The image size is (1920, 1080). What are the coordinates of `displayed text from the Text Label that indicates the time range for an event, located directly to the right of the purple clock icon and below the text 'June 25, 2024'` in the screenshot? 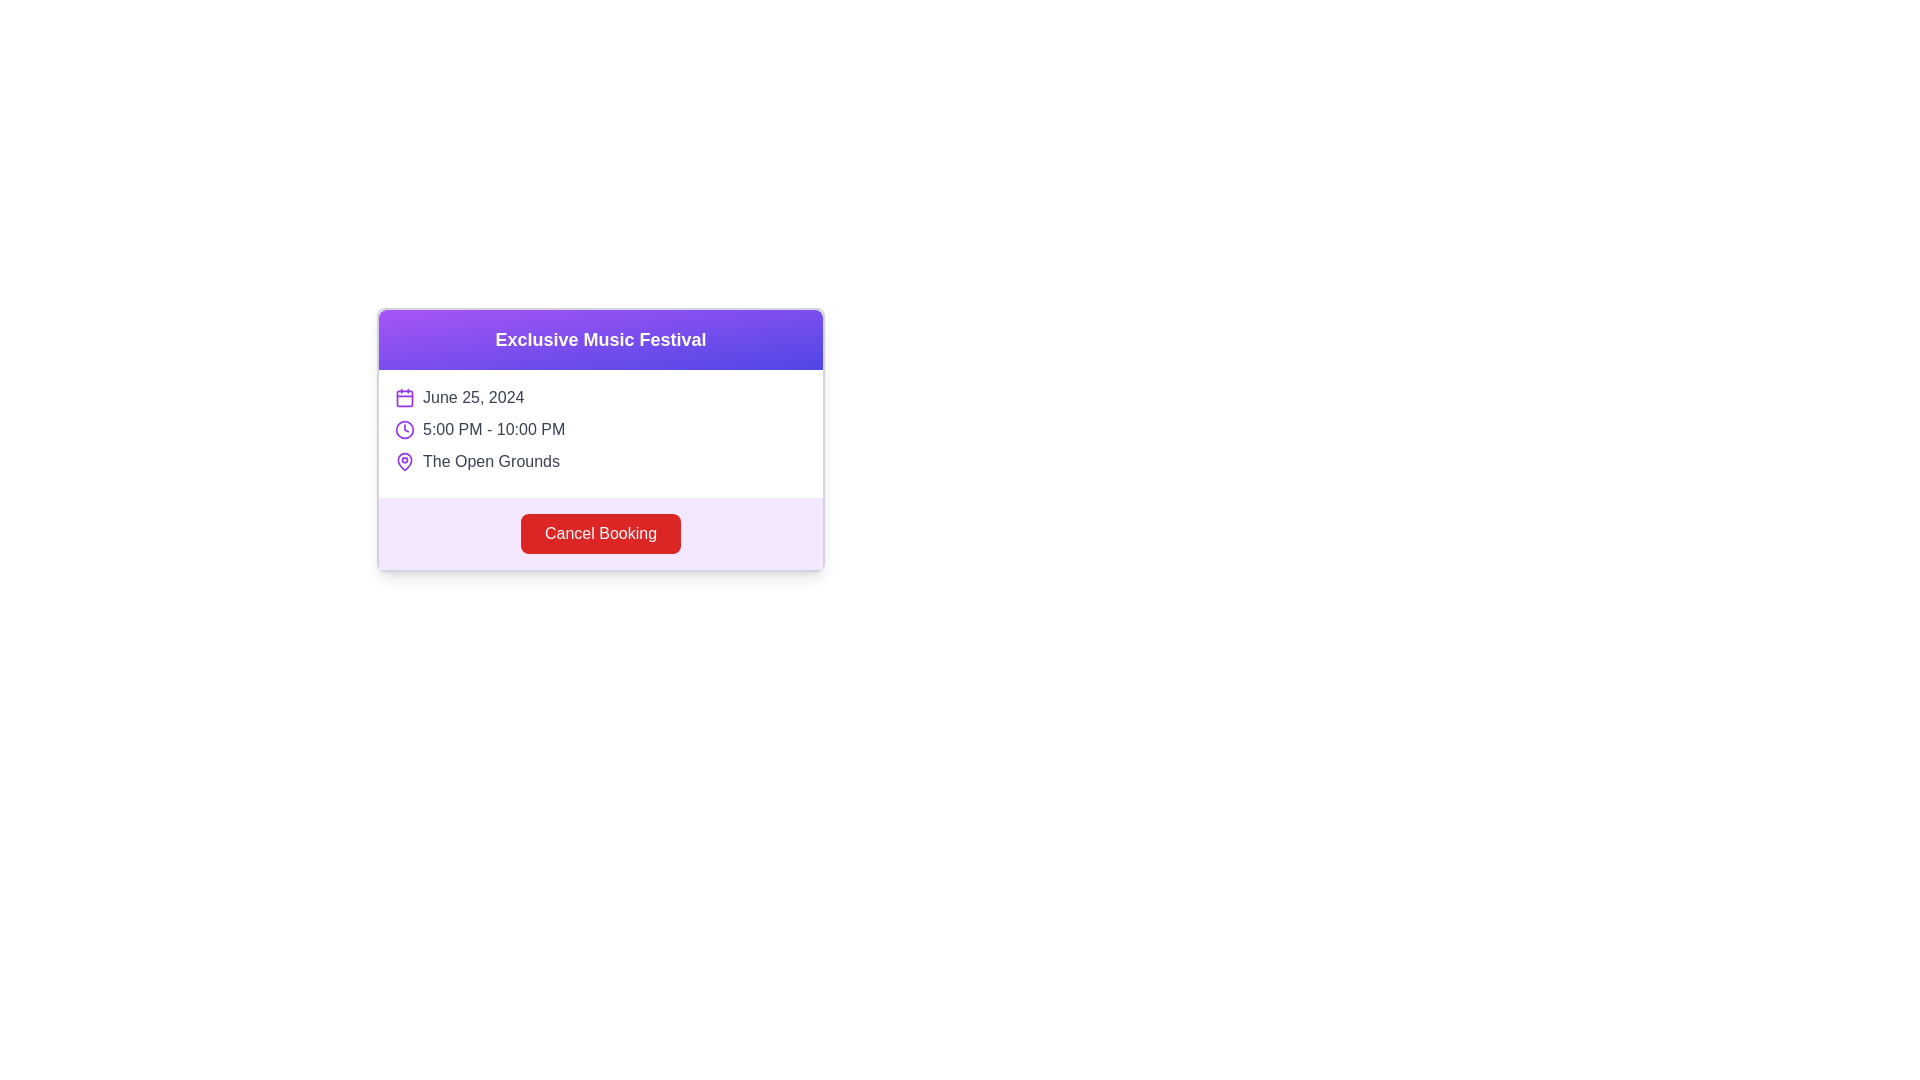 It's located at (494, 428).